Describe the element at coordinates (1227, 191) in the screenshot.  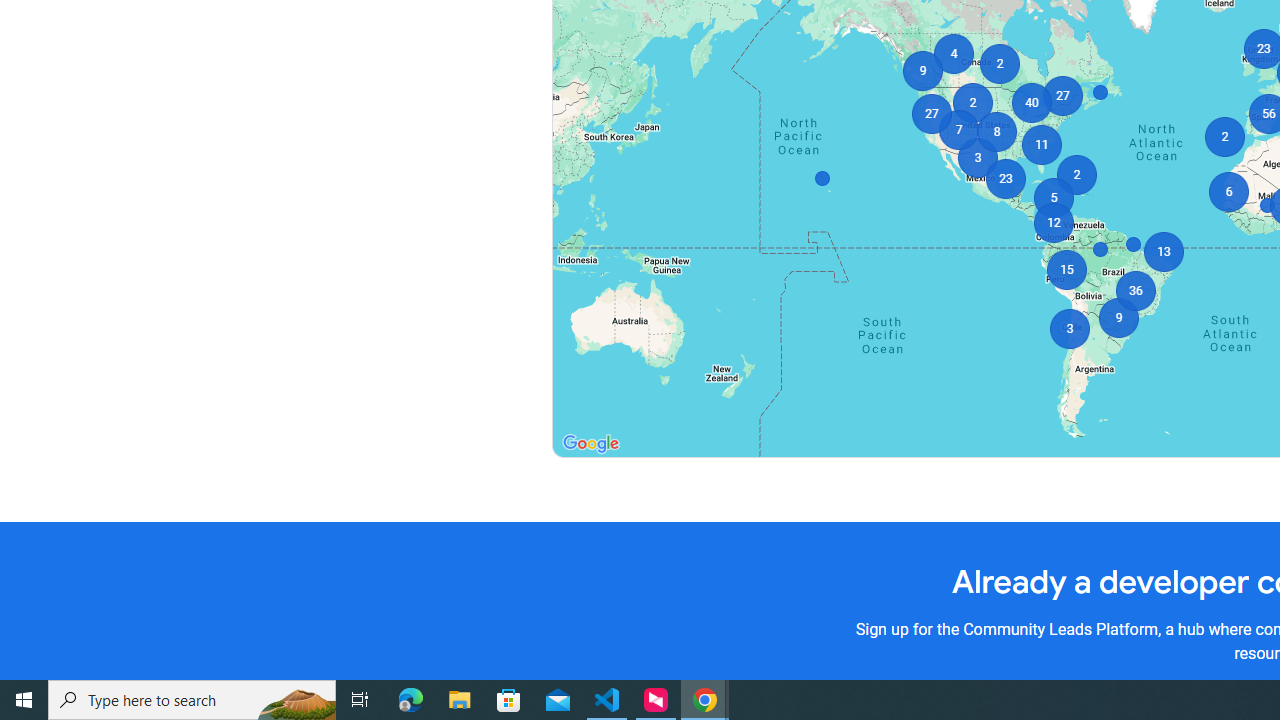
I see `'6'` at that location.